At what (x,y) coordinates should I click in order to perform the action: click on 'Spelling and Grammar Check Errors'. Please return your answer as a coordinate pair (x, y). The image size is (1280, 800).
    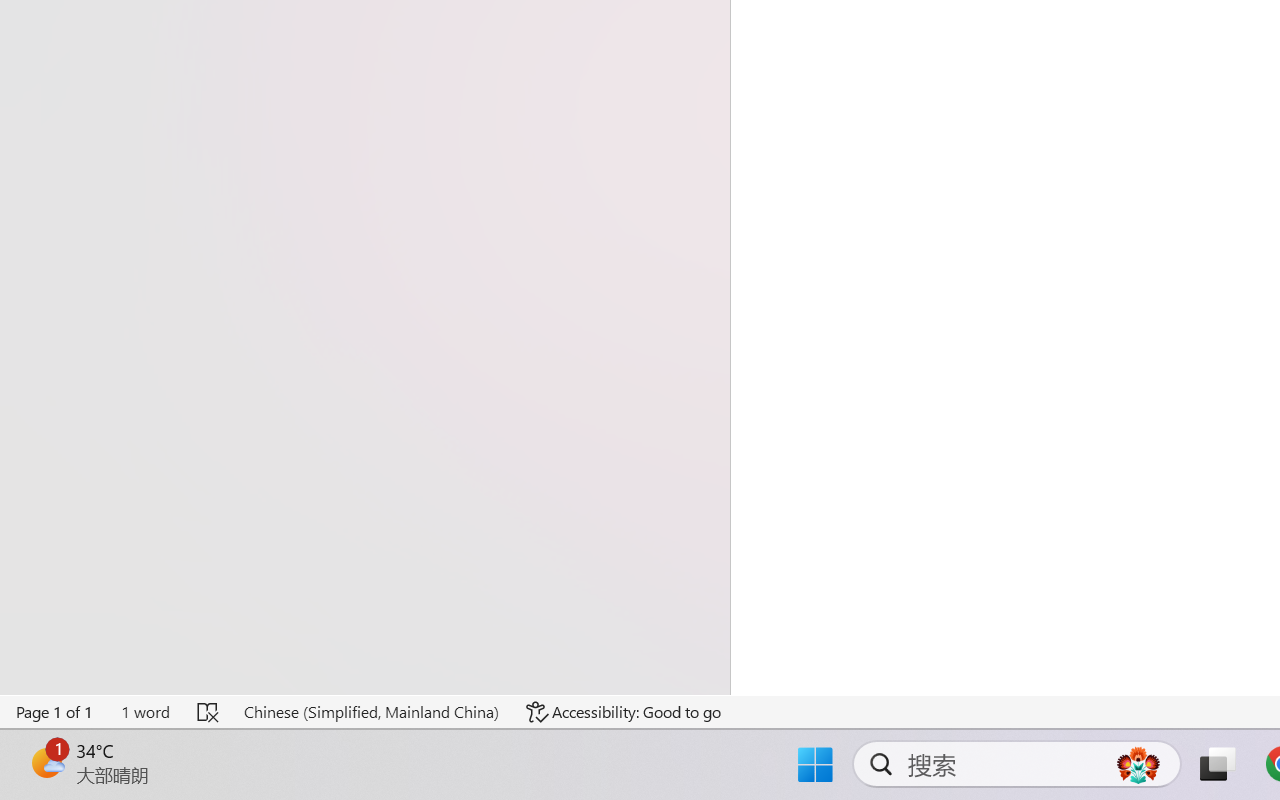
    Looking at the image, I should click on (209, 711).